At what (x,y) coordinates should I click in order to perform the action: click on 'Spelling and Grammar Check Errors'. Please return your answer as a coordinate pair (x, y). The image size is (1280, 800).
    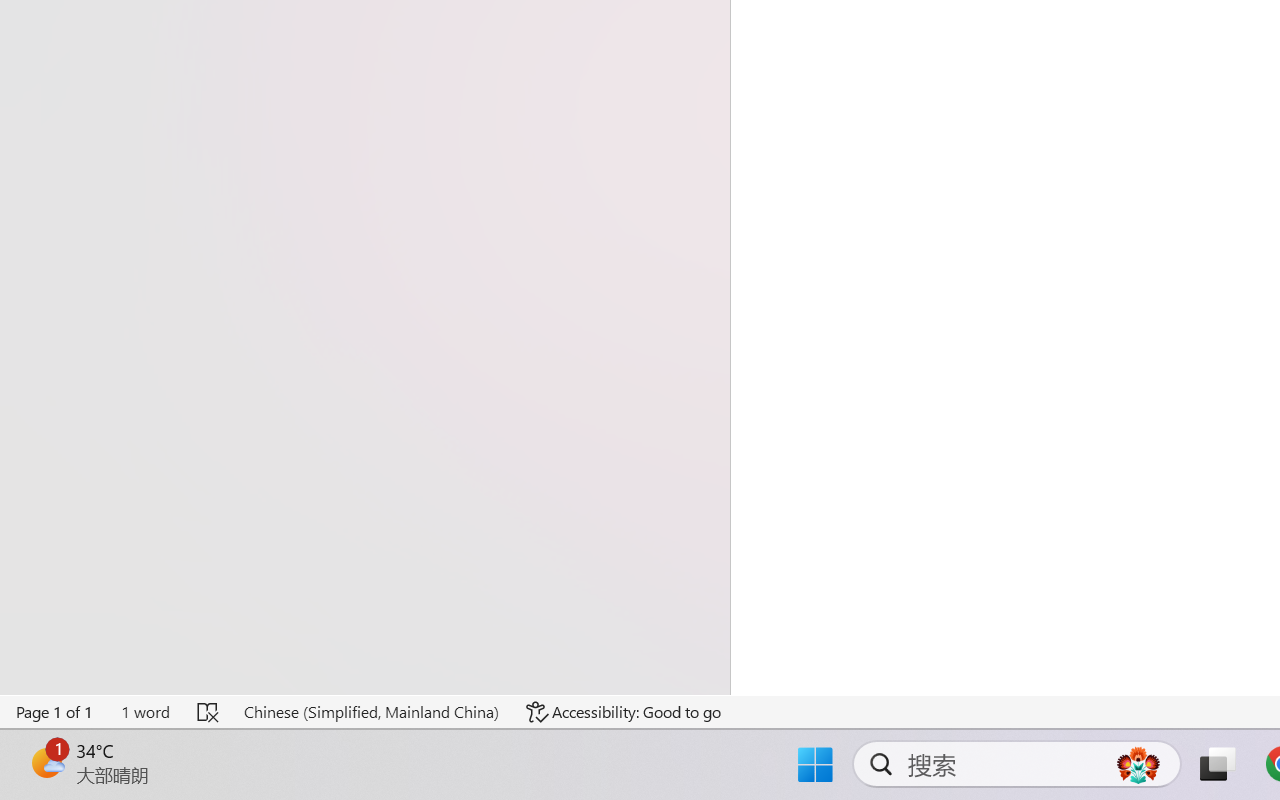
    Looking at the image, I should click on (209, 711).